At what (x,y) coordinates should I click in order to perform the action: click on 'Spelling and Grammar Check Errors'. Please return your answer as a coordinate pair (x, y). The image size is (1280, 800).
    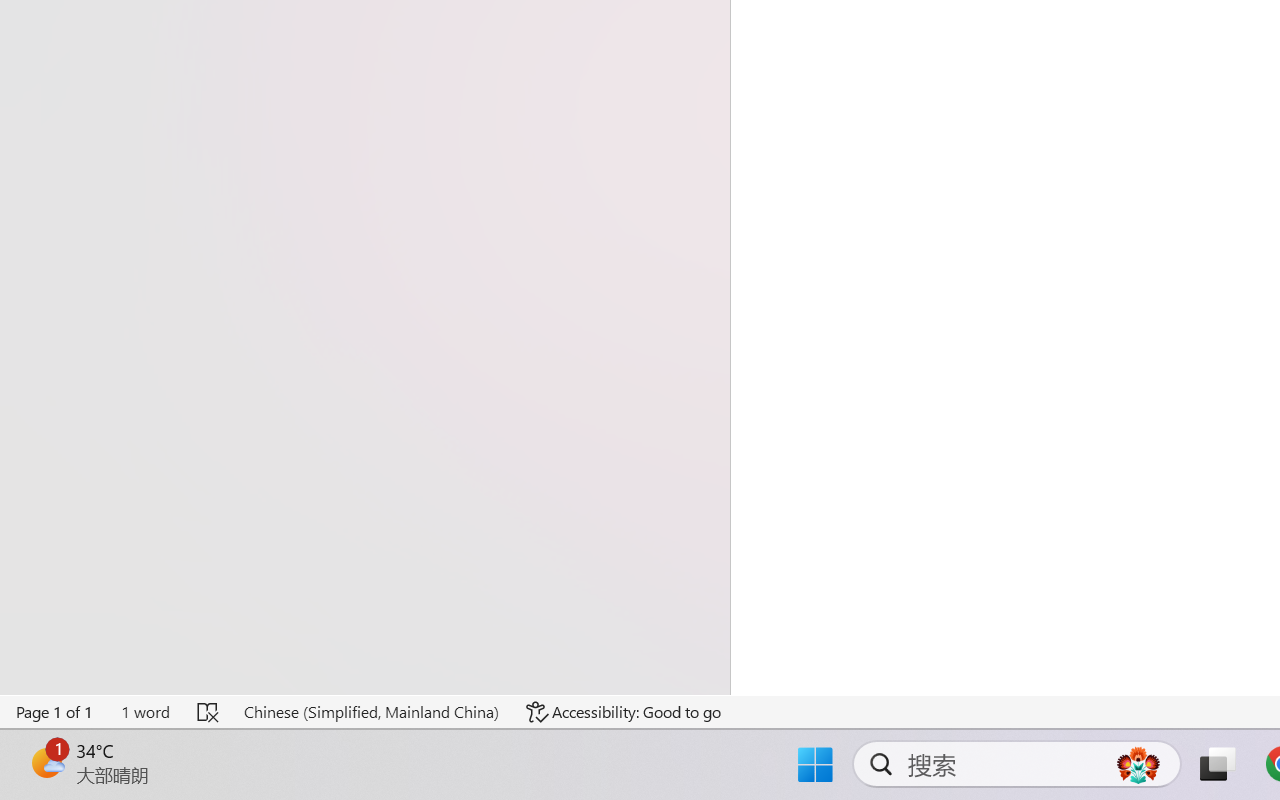
    Looking at the image, I should click on (209, 711).